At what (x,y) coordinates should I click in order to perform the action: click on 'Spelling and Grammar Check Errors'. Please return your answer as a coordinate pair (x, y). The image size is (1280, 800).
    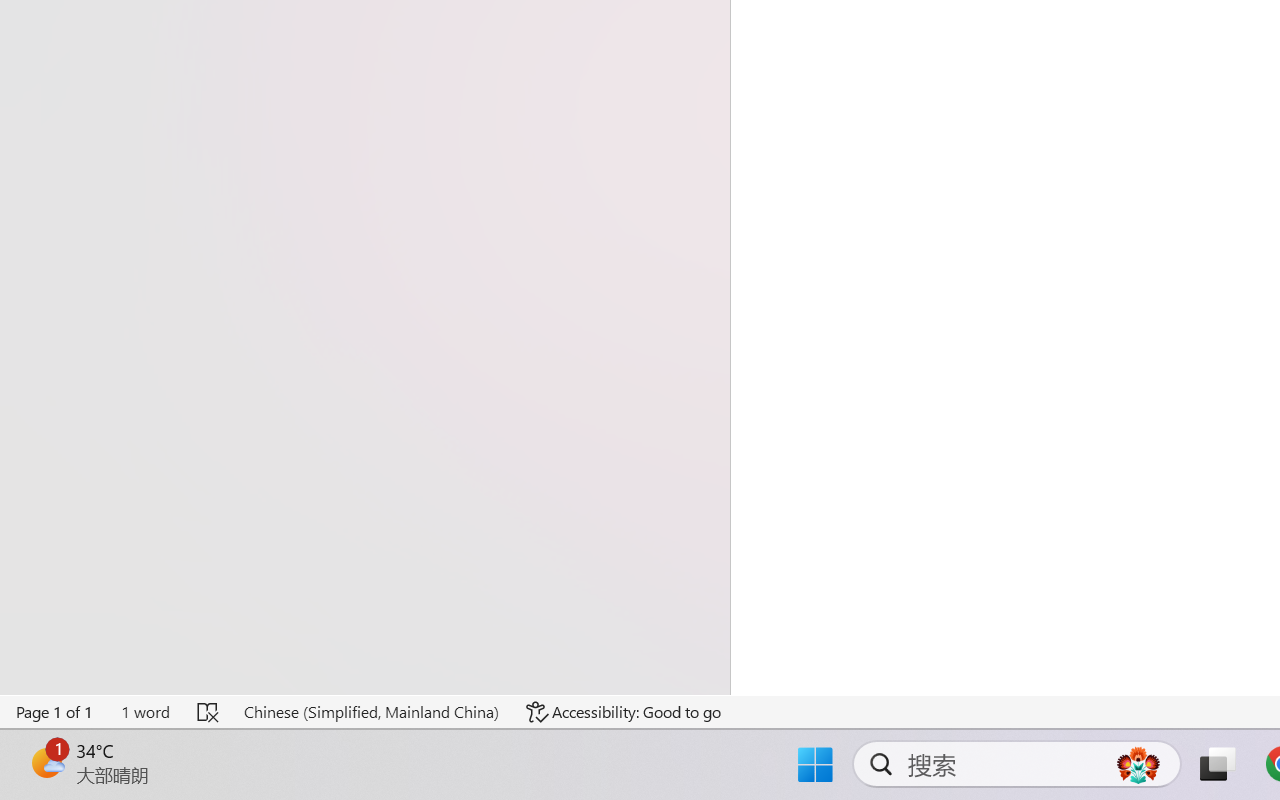
    Looking at the image, I should click on (209, 711).